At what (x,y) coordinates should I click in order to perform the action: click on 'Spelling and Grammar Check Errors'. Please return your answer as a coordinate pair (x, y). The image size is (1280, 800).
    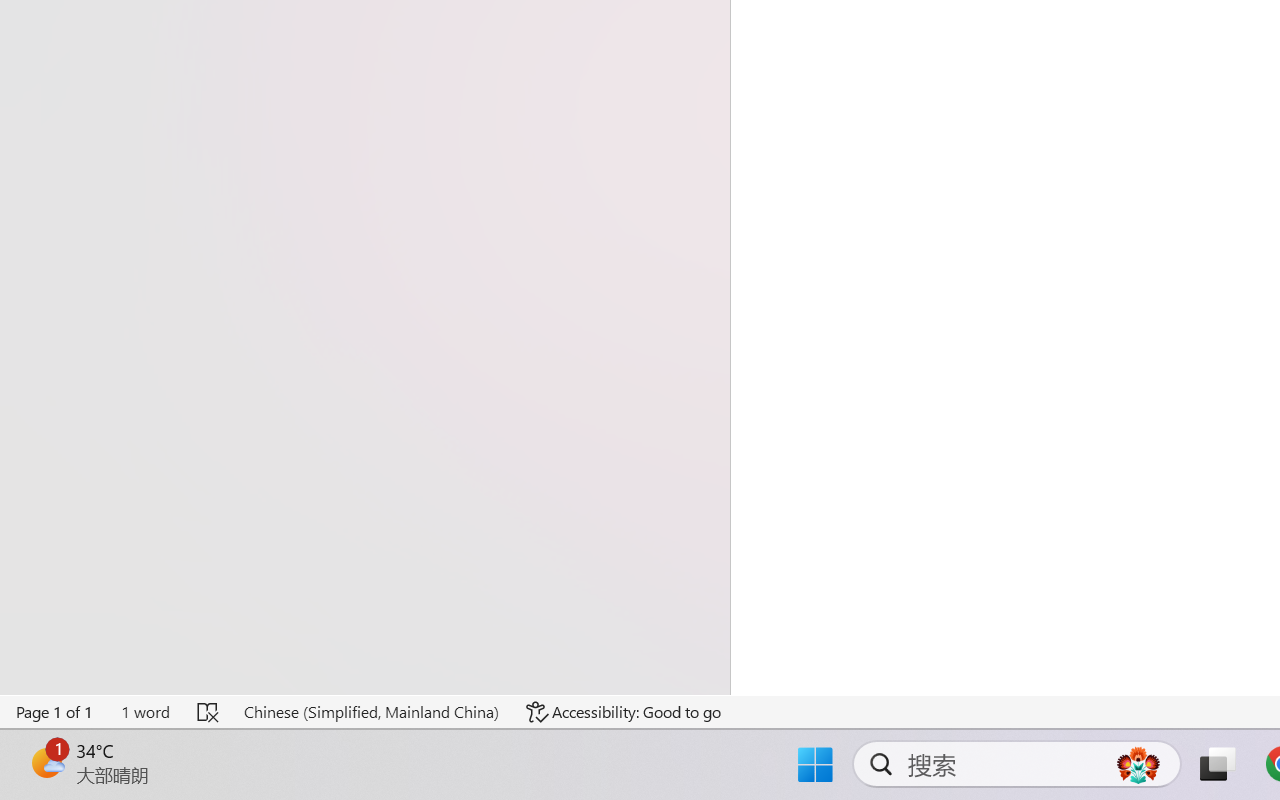
    Looking at the image, I should click on (209, 711).